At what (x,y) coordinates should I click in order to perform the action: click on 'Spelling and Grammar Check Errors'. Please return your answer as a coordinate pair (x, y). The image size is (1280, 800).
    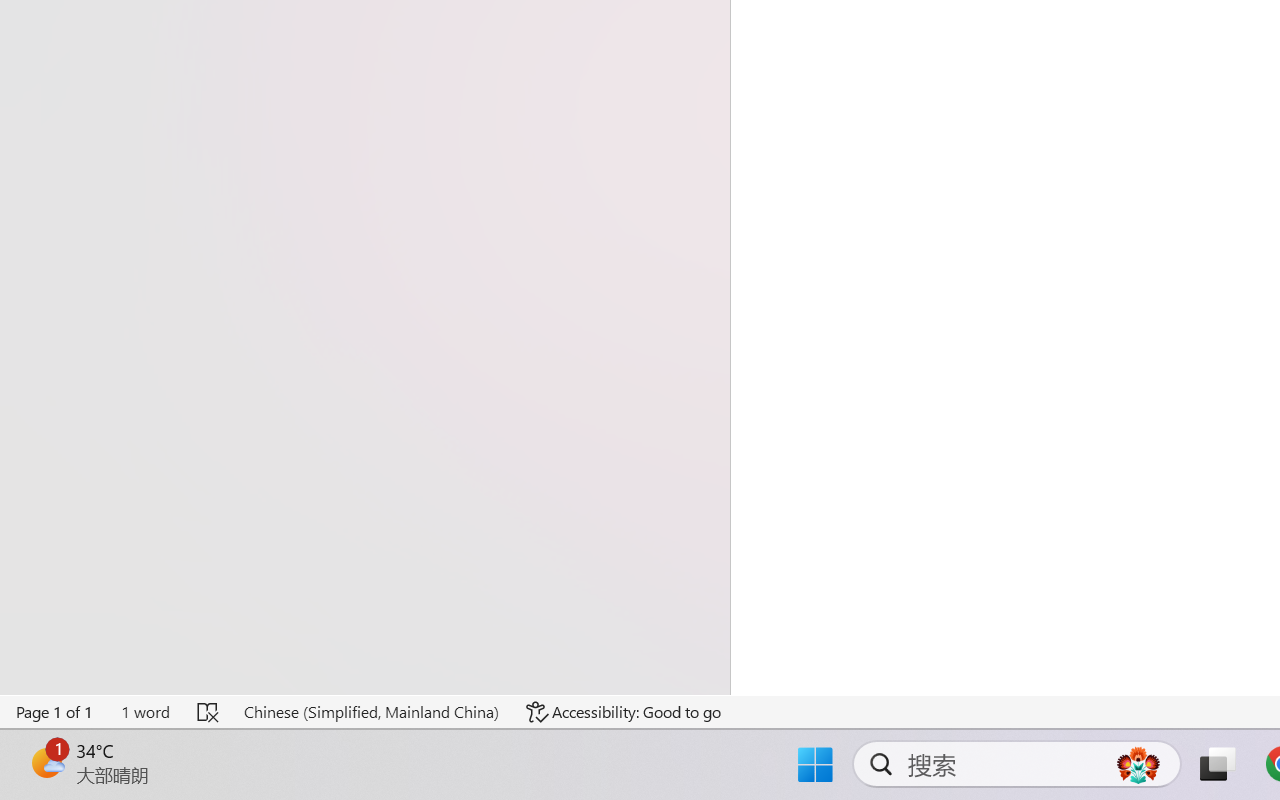
    Looking at the image, I should click on (209, 711).